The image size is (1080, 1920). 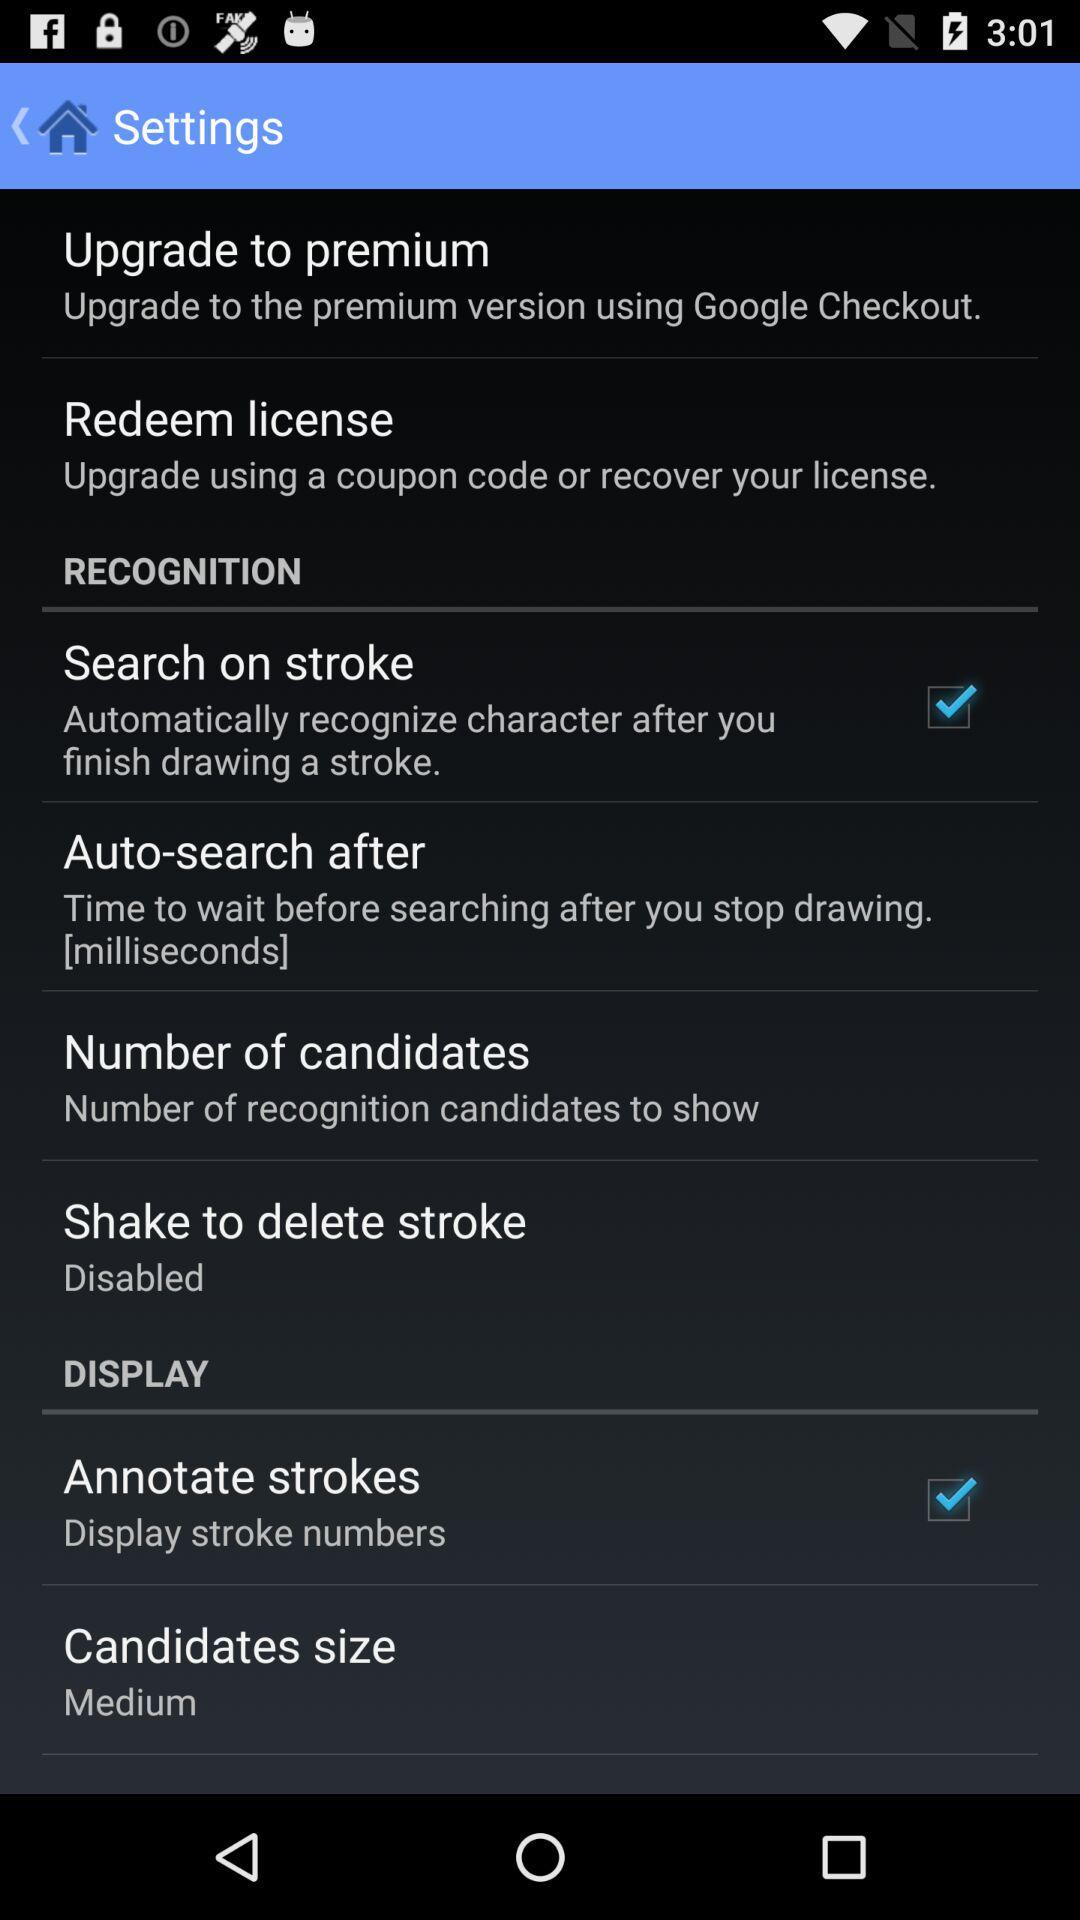 I want to click on app above the display stroke numbers, so click(x=240, y=1474).